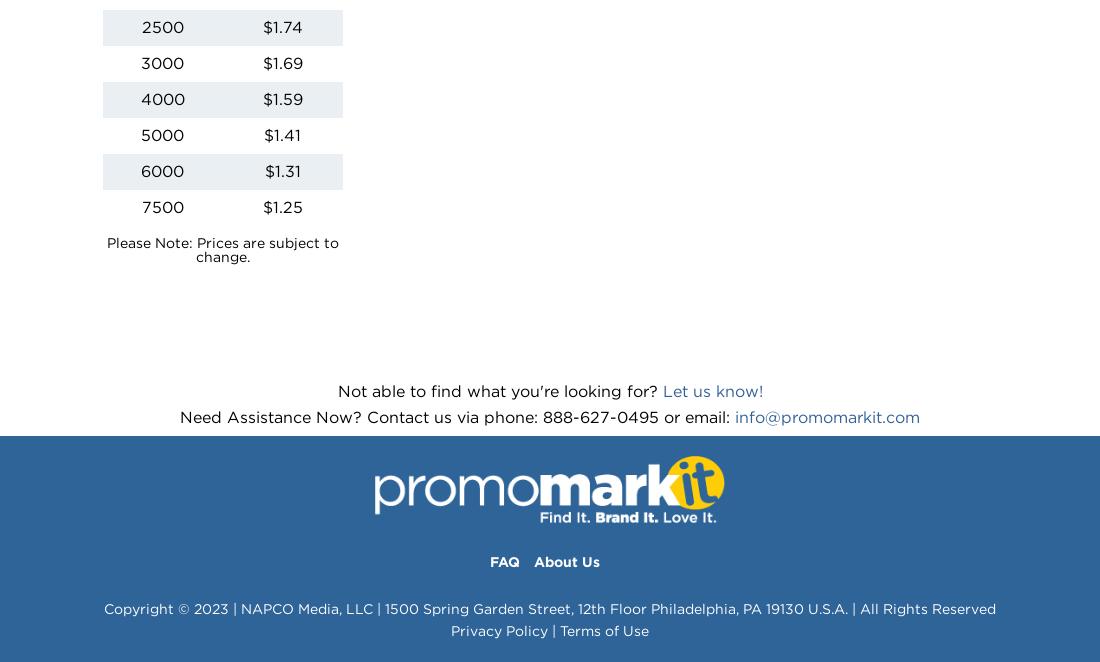 The image size is (1100, 662). Describe the element at coordinates (281, 206) in the screenshot. I see `'$1.25'` at that location.